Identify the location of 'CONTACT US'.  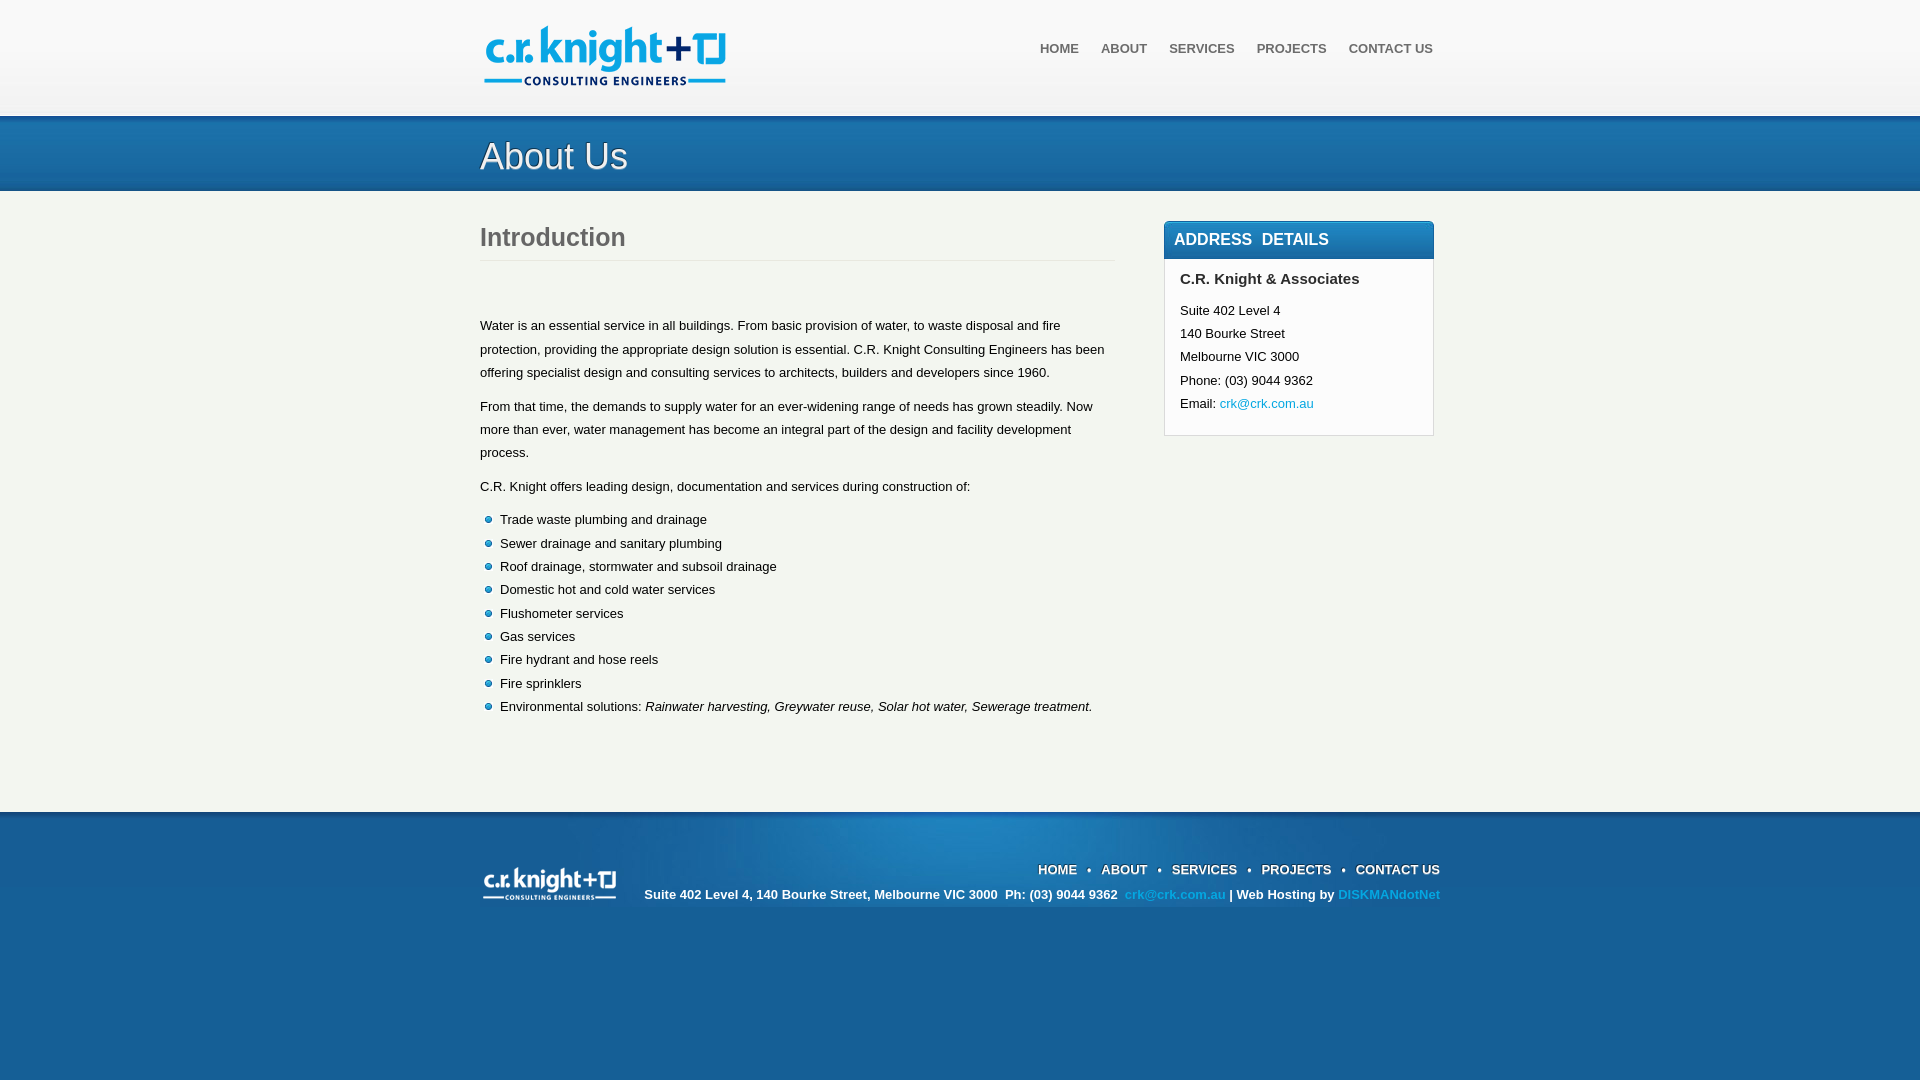
(1396, 868).